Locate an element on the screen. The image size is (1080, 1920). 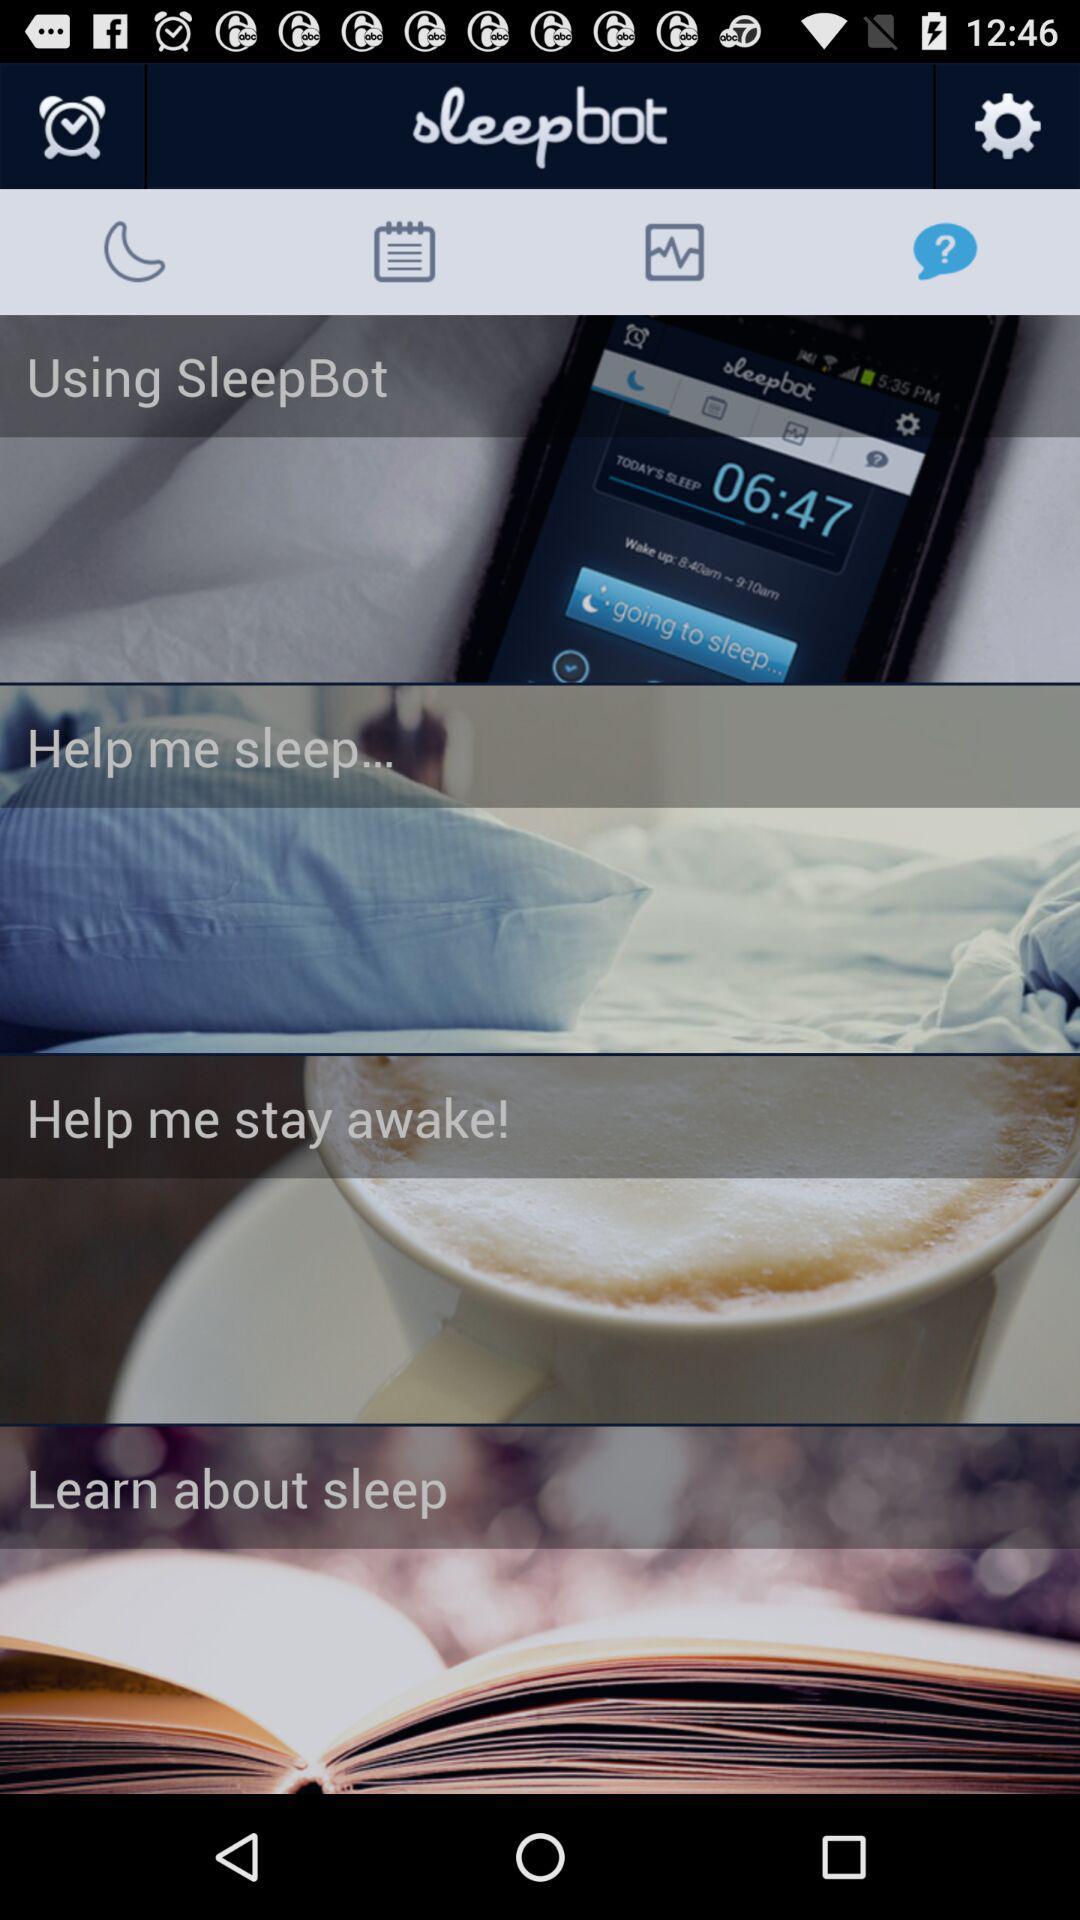
option is located at coordinates (540, 869).